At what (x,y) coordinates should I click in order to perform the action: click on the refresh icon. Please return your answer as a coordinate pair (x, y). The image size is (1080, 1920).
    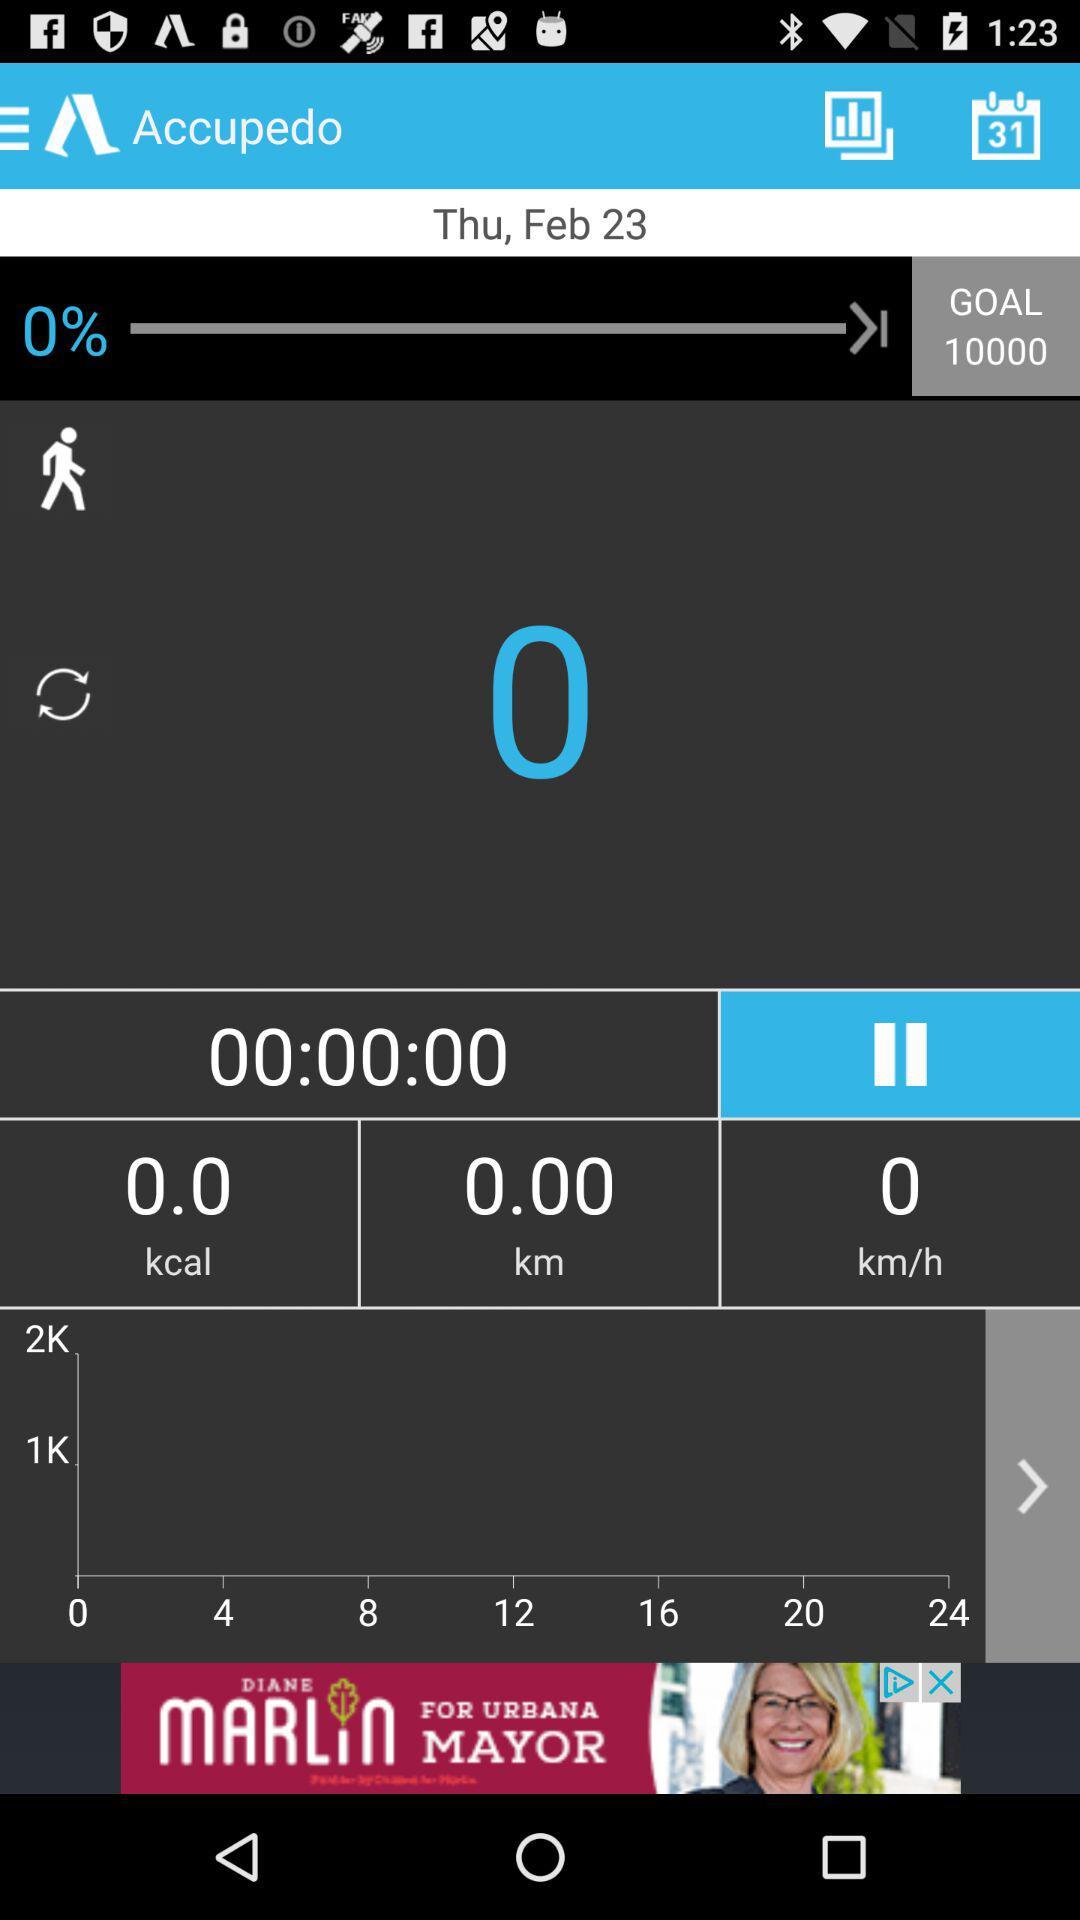
    Looking at the image, I should click on (61, 742).